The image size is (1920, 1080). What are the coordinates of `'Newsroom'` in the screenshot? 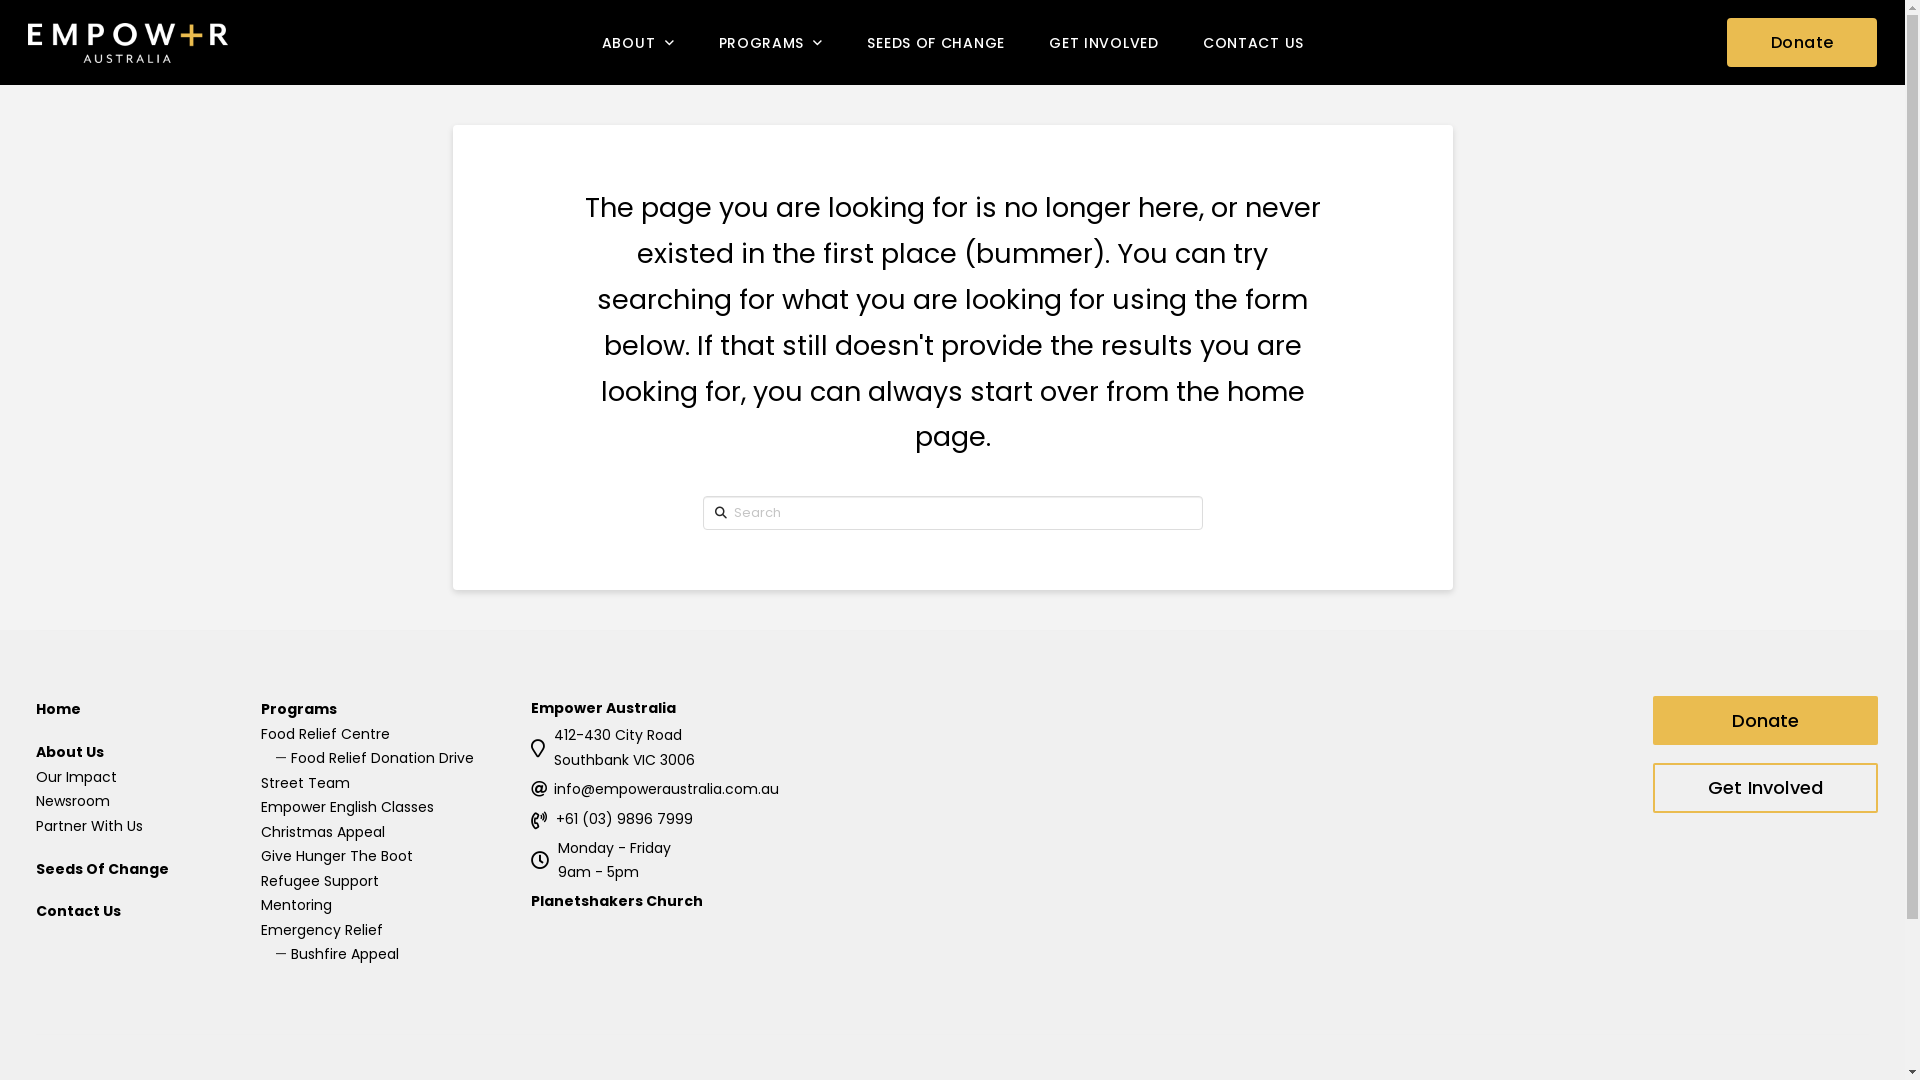 It's located at (72, 800).